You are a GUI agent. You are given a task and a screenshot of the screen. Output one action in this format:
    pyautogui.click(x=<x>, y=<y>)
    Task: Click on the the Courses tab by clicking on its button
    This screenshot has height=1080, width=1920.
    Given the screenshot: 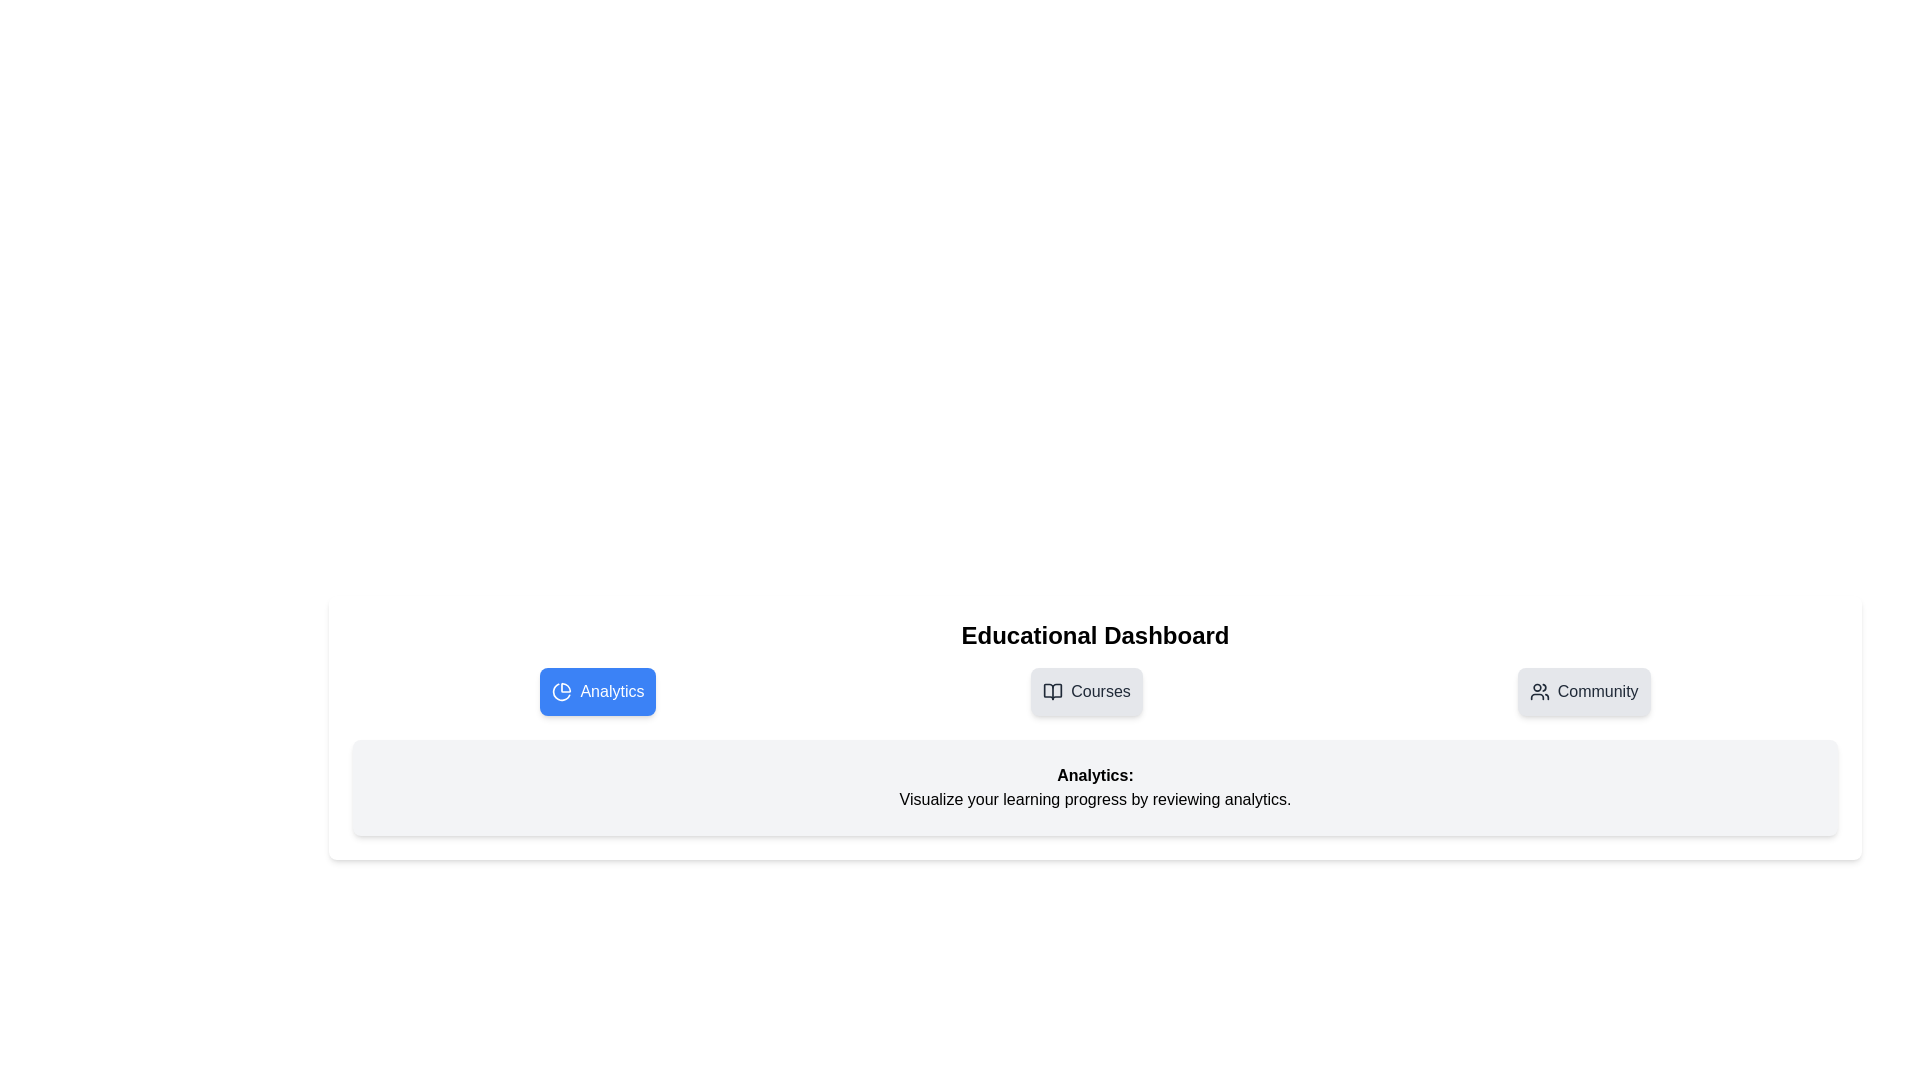 What is the action you would take?
    pyautogui.click(x=1085, y=690)
    